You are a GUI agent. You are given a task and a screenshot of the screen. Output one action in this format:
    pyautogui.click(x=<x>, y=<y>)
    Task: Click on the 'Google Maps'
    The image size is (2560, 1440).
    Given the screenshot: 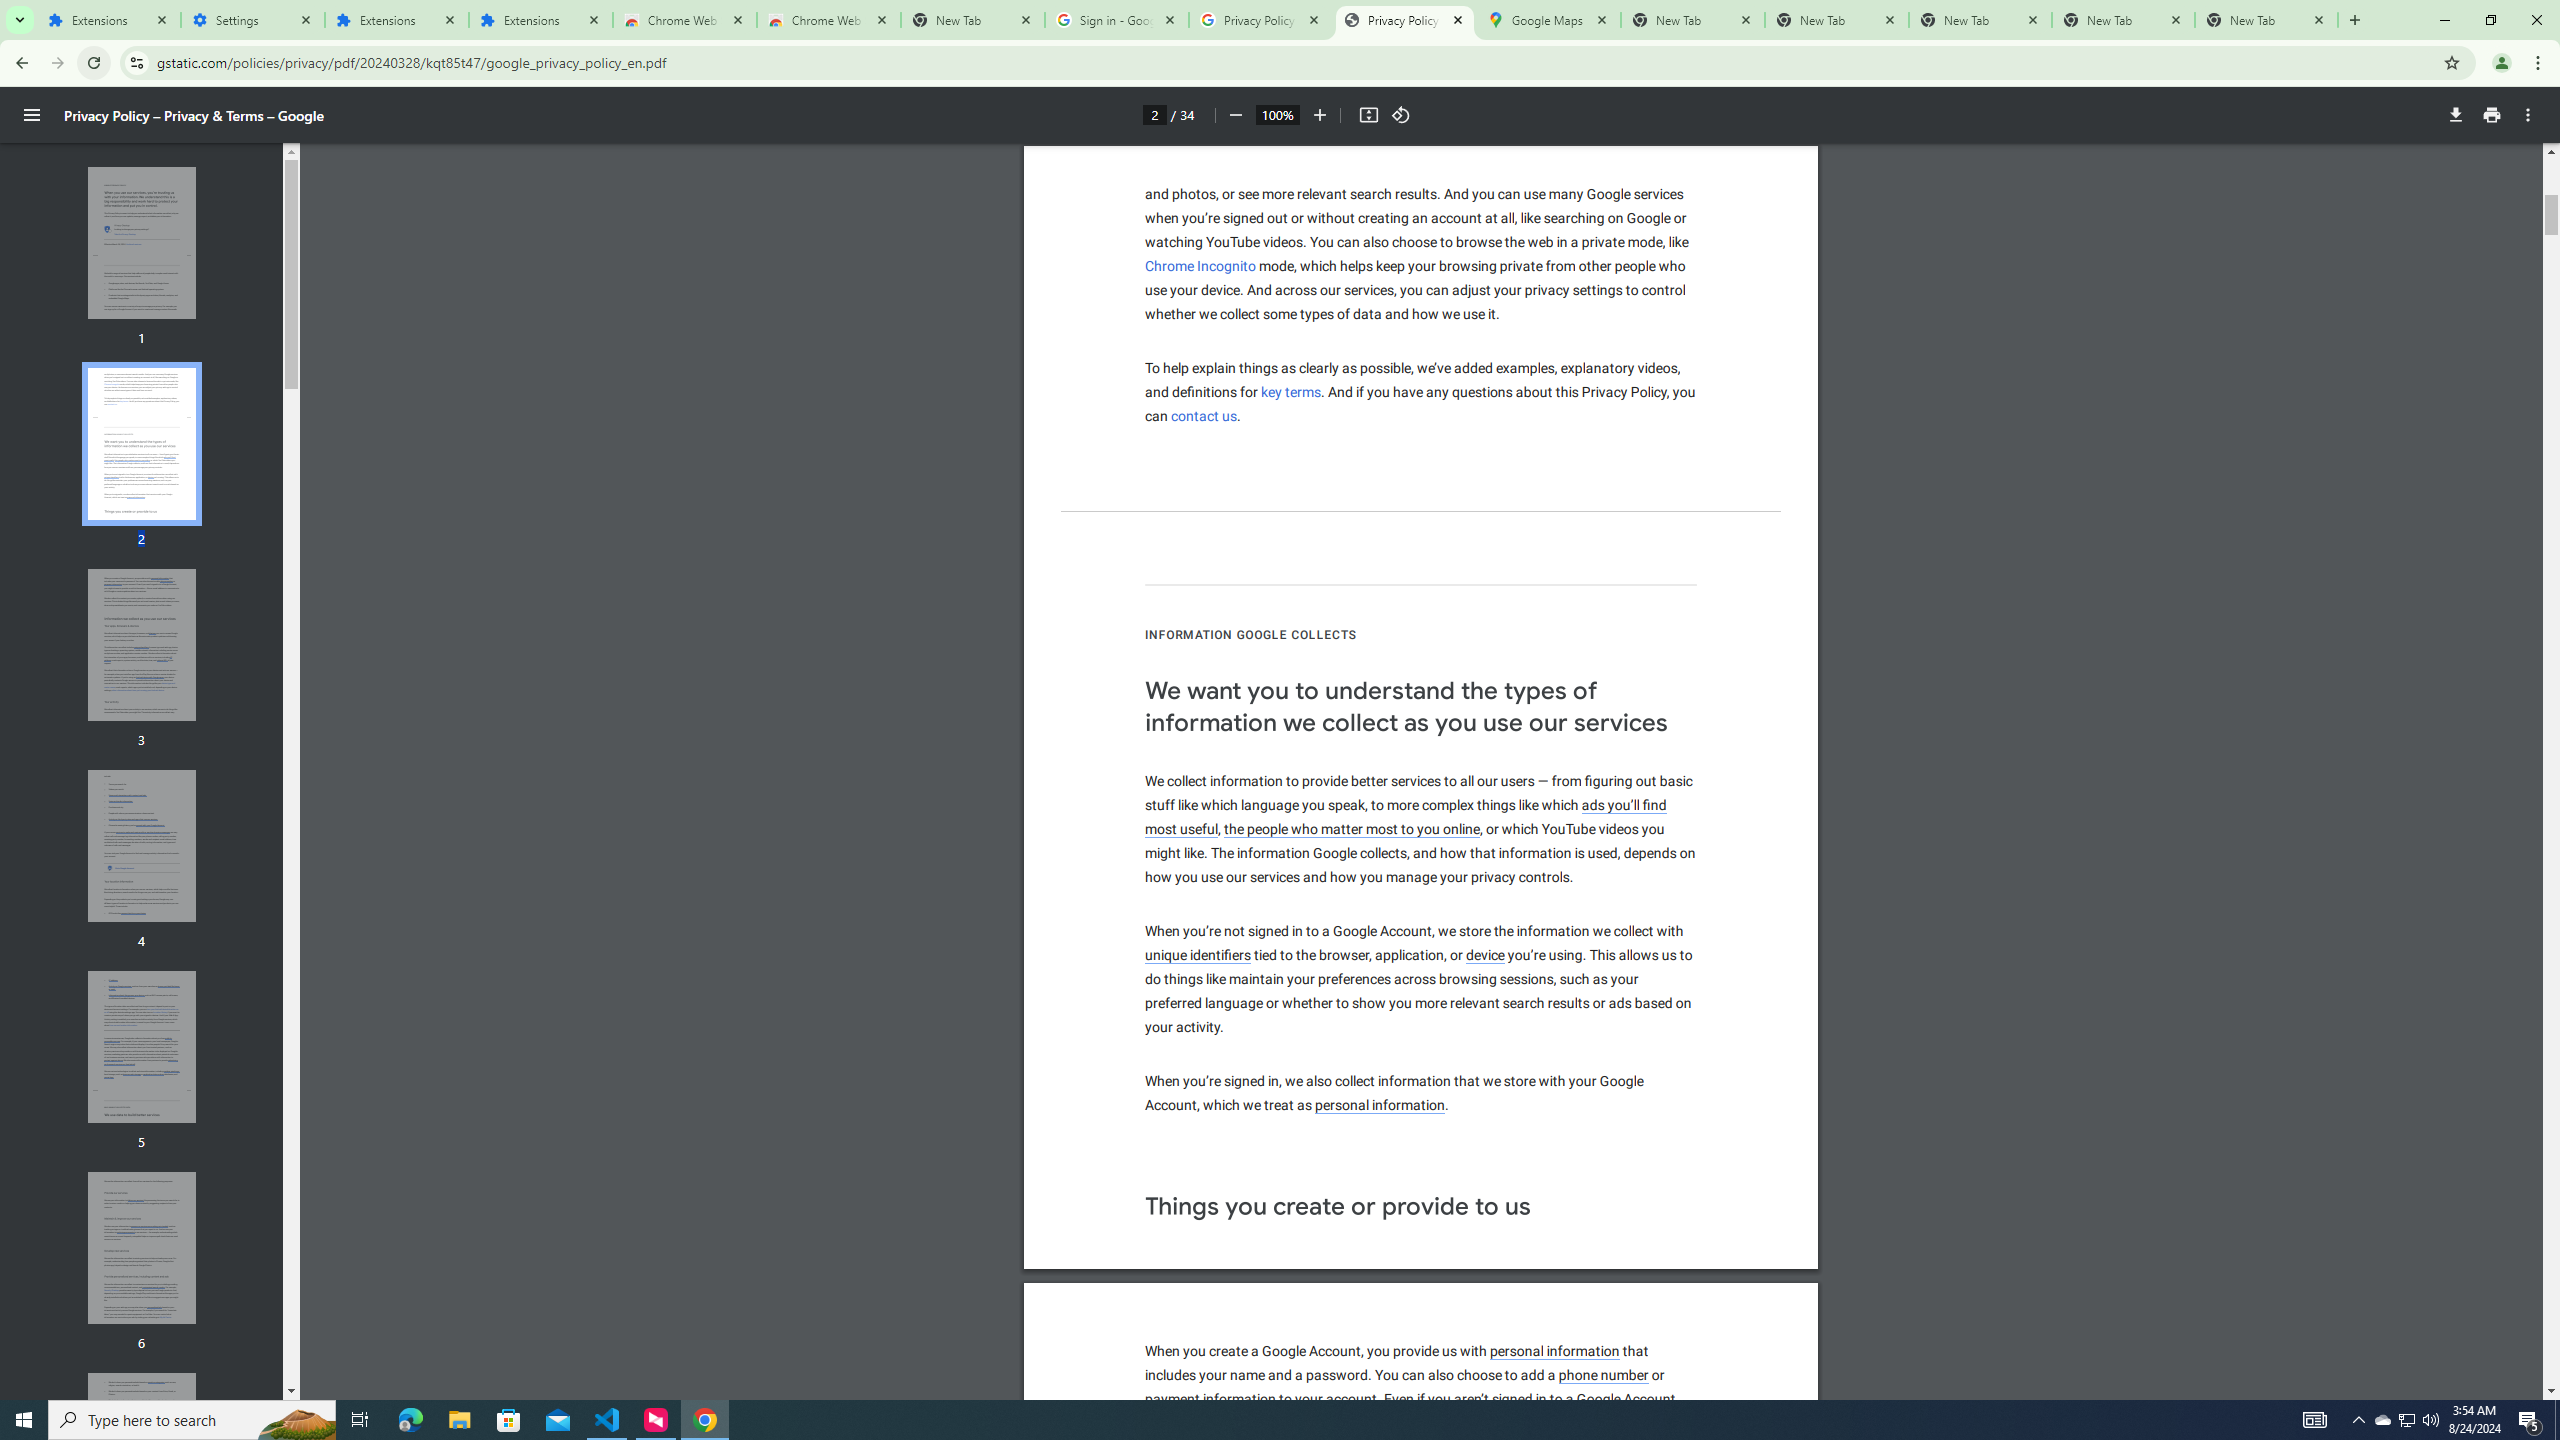 What is the action you would take?
    pyautogui.click(x=1548, y=19)
    